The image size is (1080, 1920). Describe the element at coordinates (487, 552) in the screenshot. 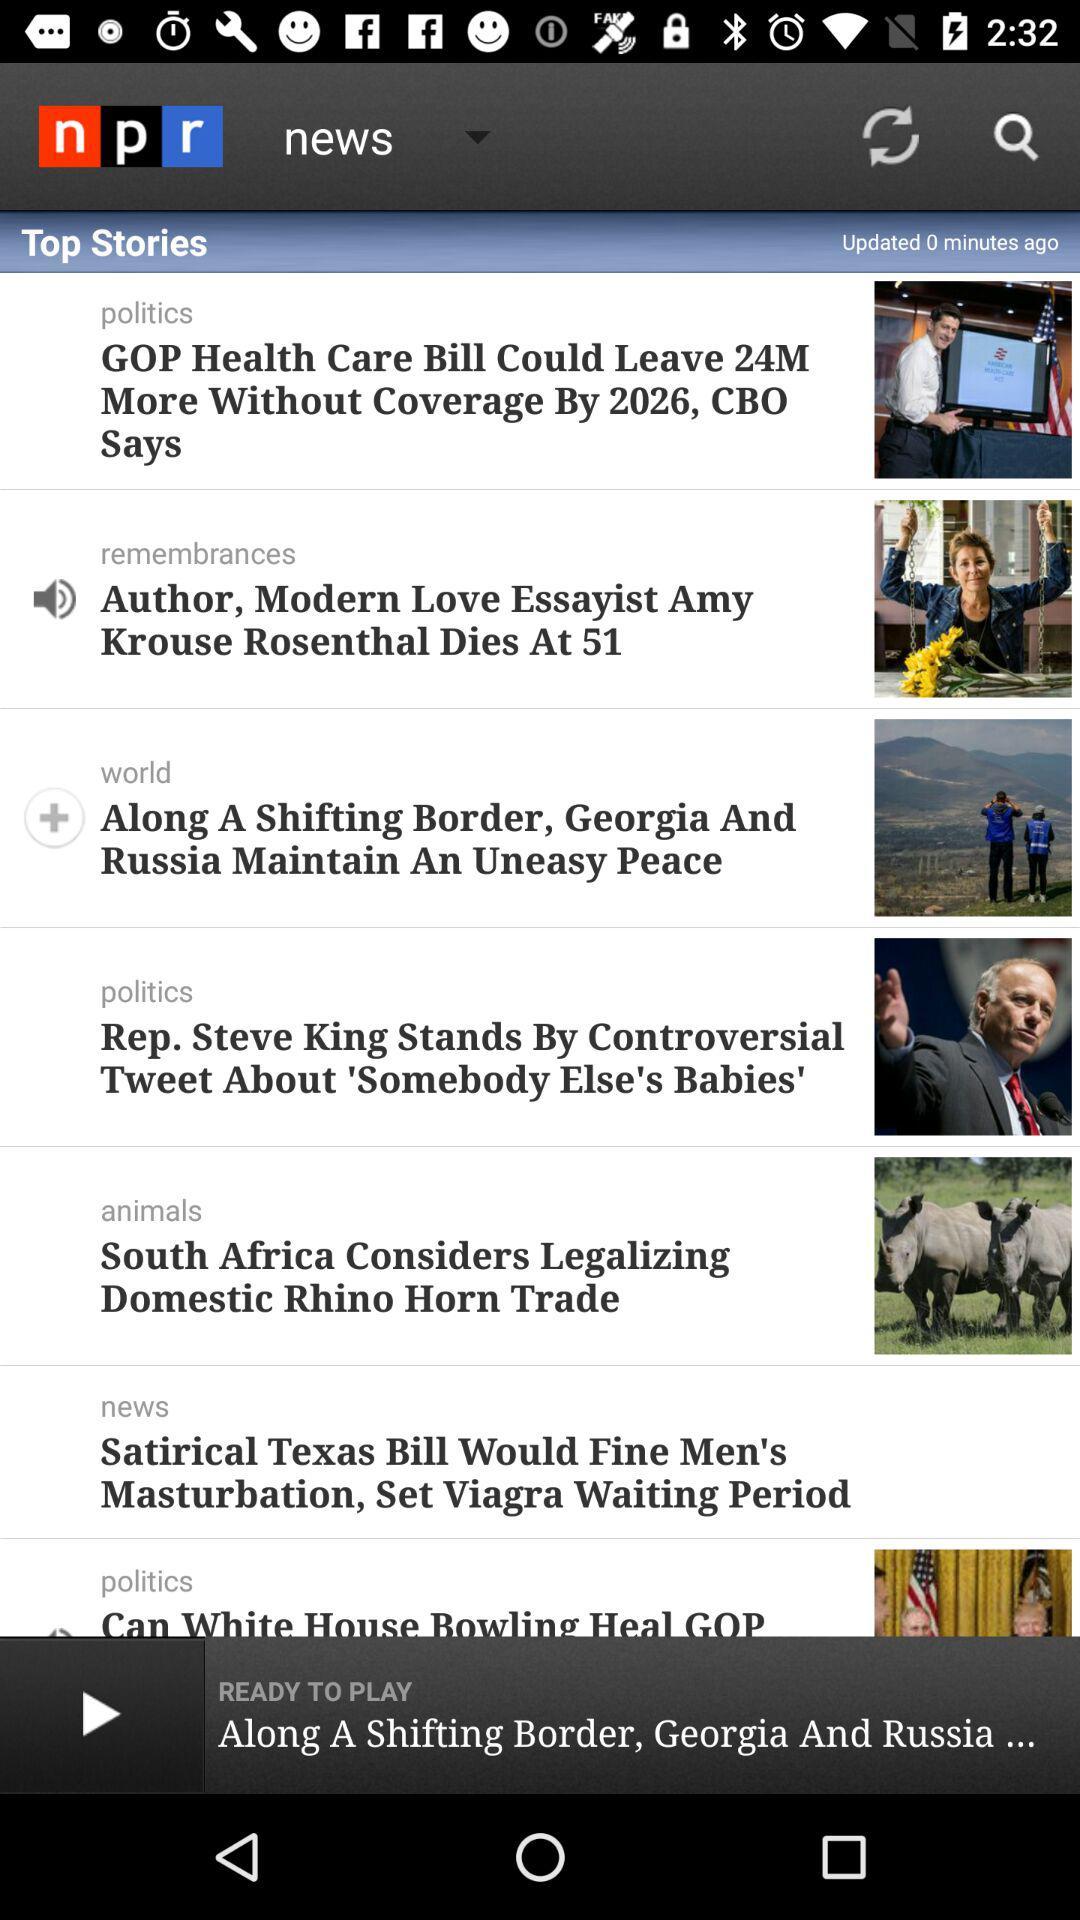

I see `remembrances icon` at that location.